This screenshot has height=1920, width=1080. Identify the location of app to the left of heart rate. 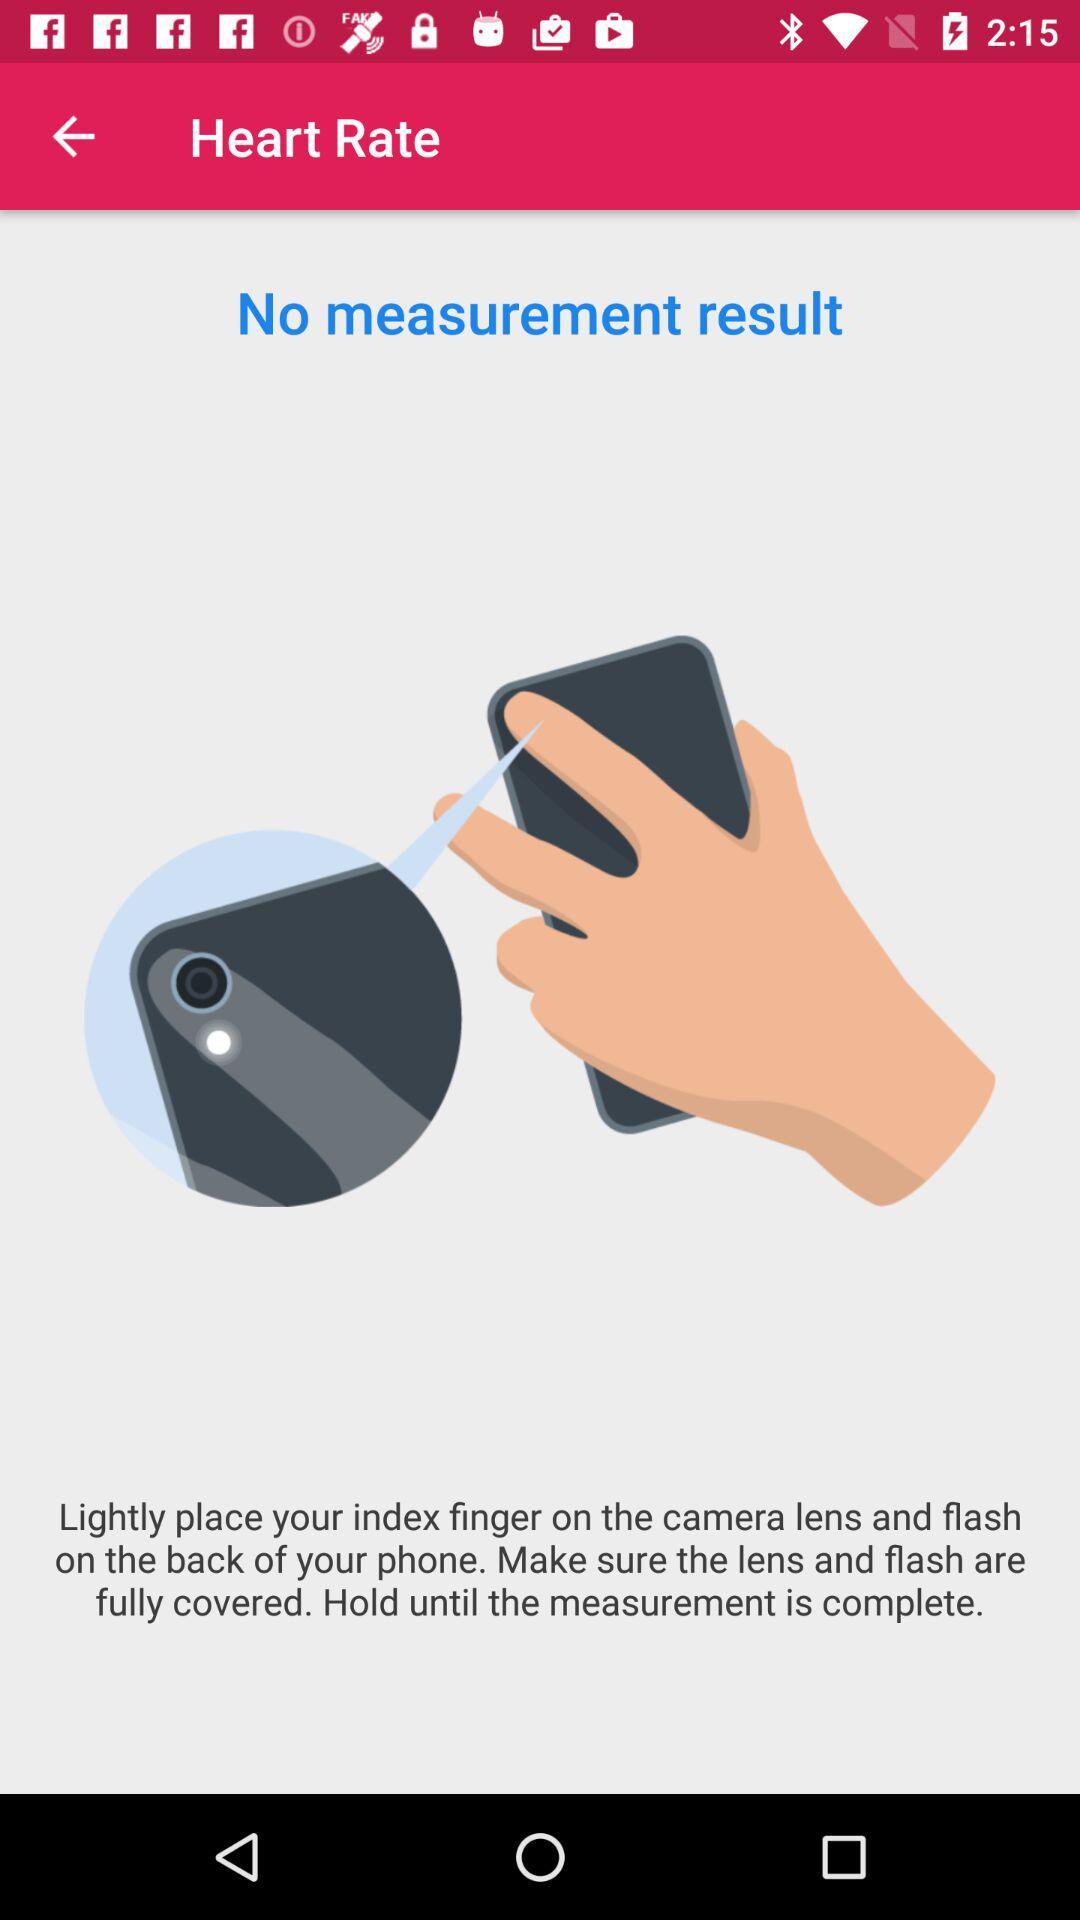
(72, 135).